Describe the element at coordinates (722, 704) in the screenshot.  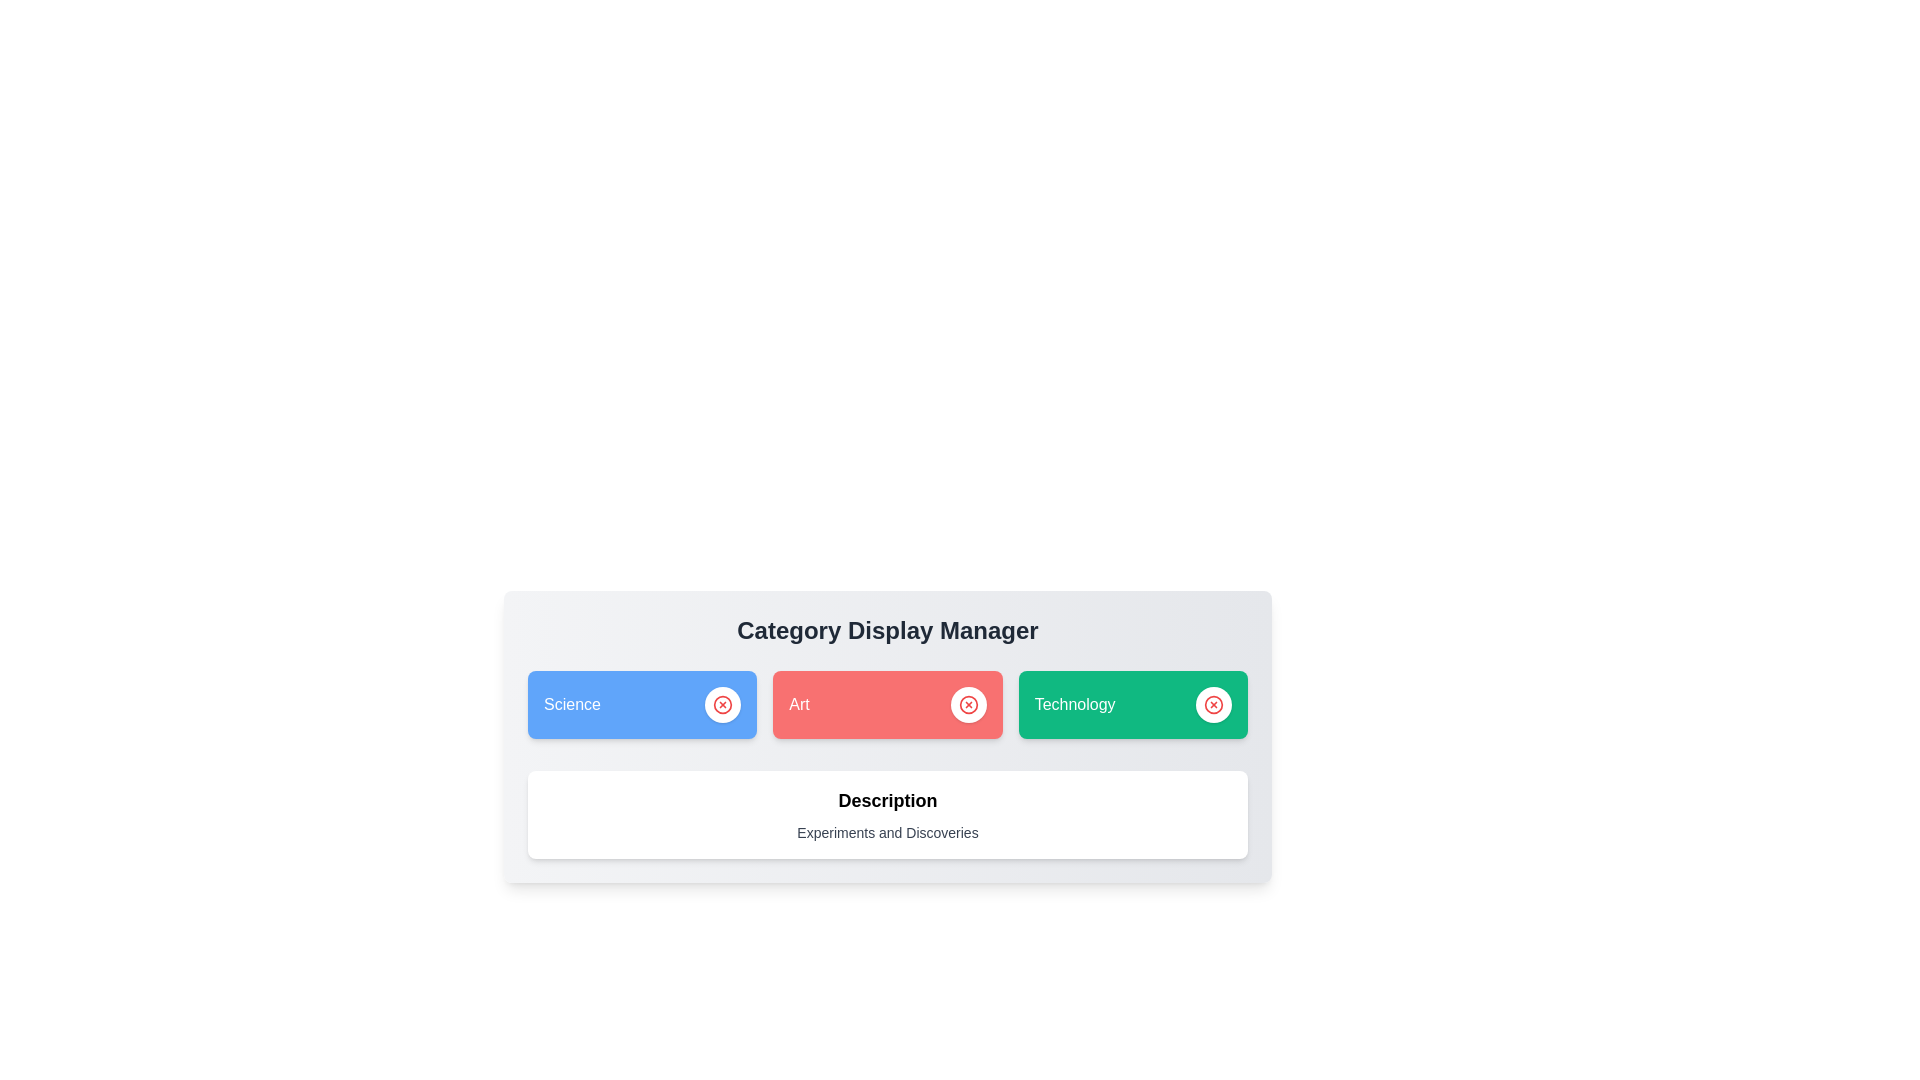
I see `the delete button for the category Science` at that location.